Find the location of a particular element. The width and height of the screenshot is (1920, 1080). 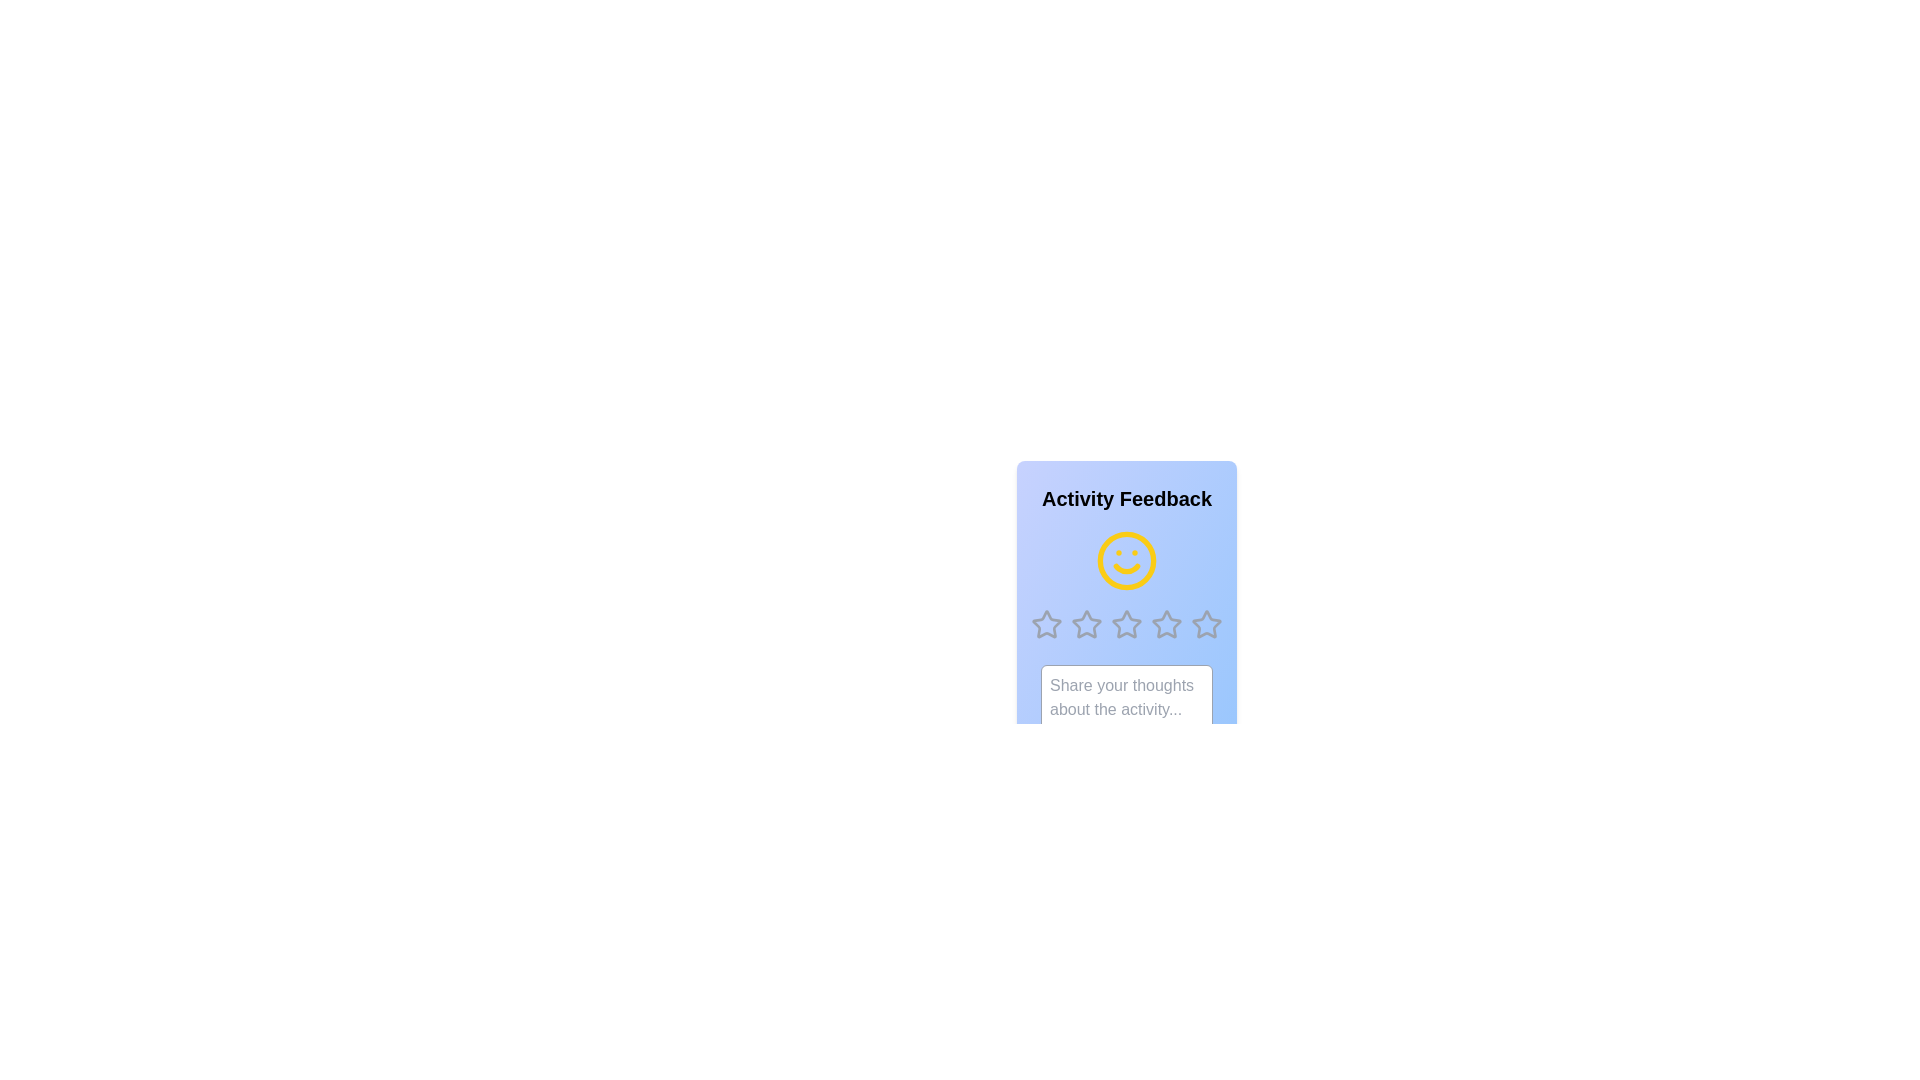

the fifth star icon in the horizontal row of five rating stars is located at coordinates (1205, 623).